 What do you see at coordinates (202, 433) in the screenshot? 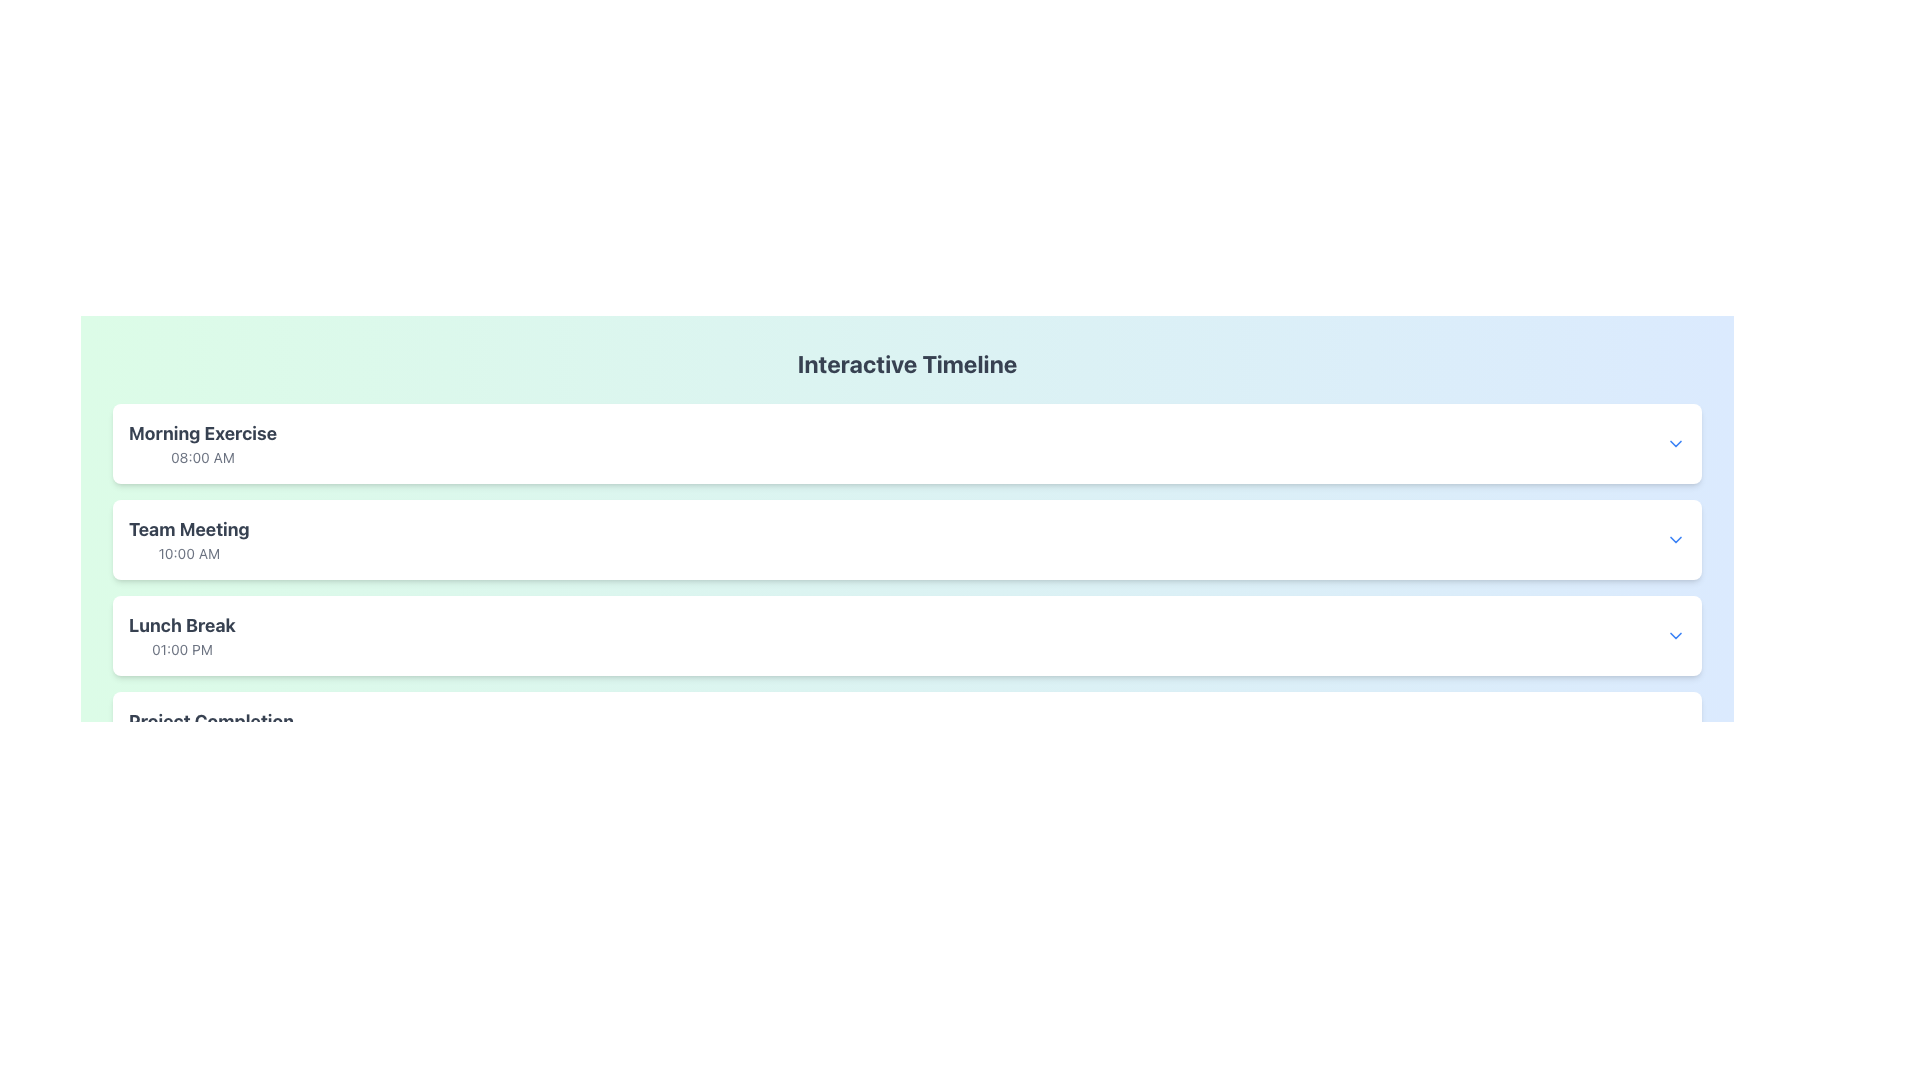
I see `the title text of the first scheduled event, 'Morning Exercise', which is located at the top of the first event card in the vertical list` at bounding box center [202, 433].